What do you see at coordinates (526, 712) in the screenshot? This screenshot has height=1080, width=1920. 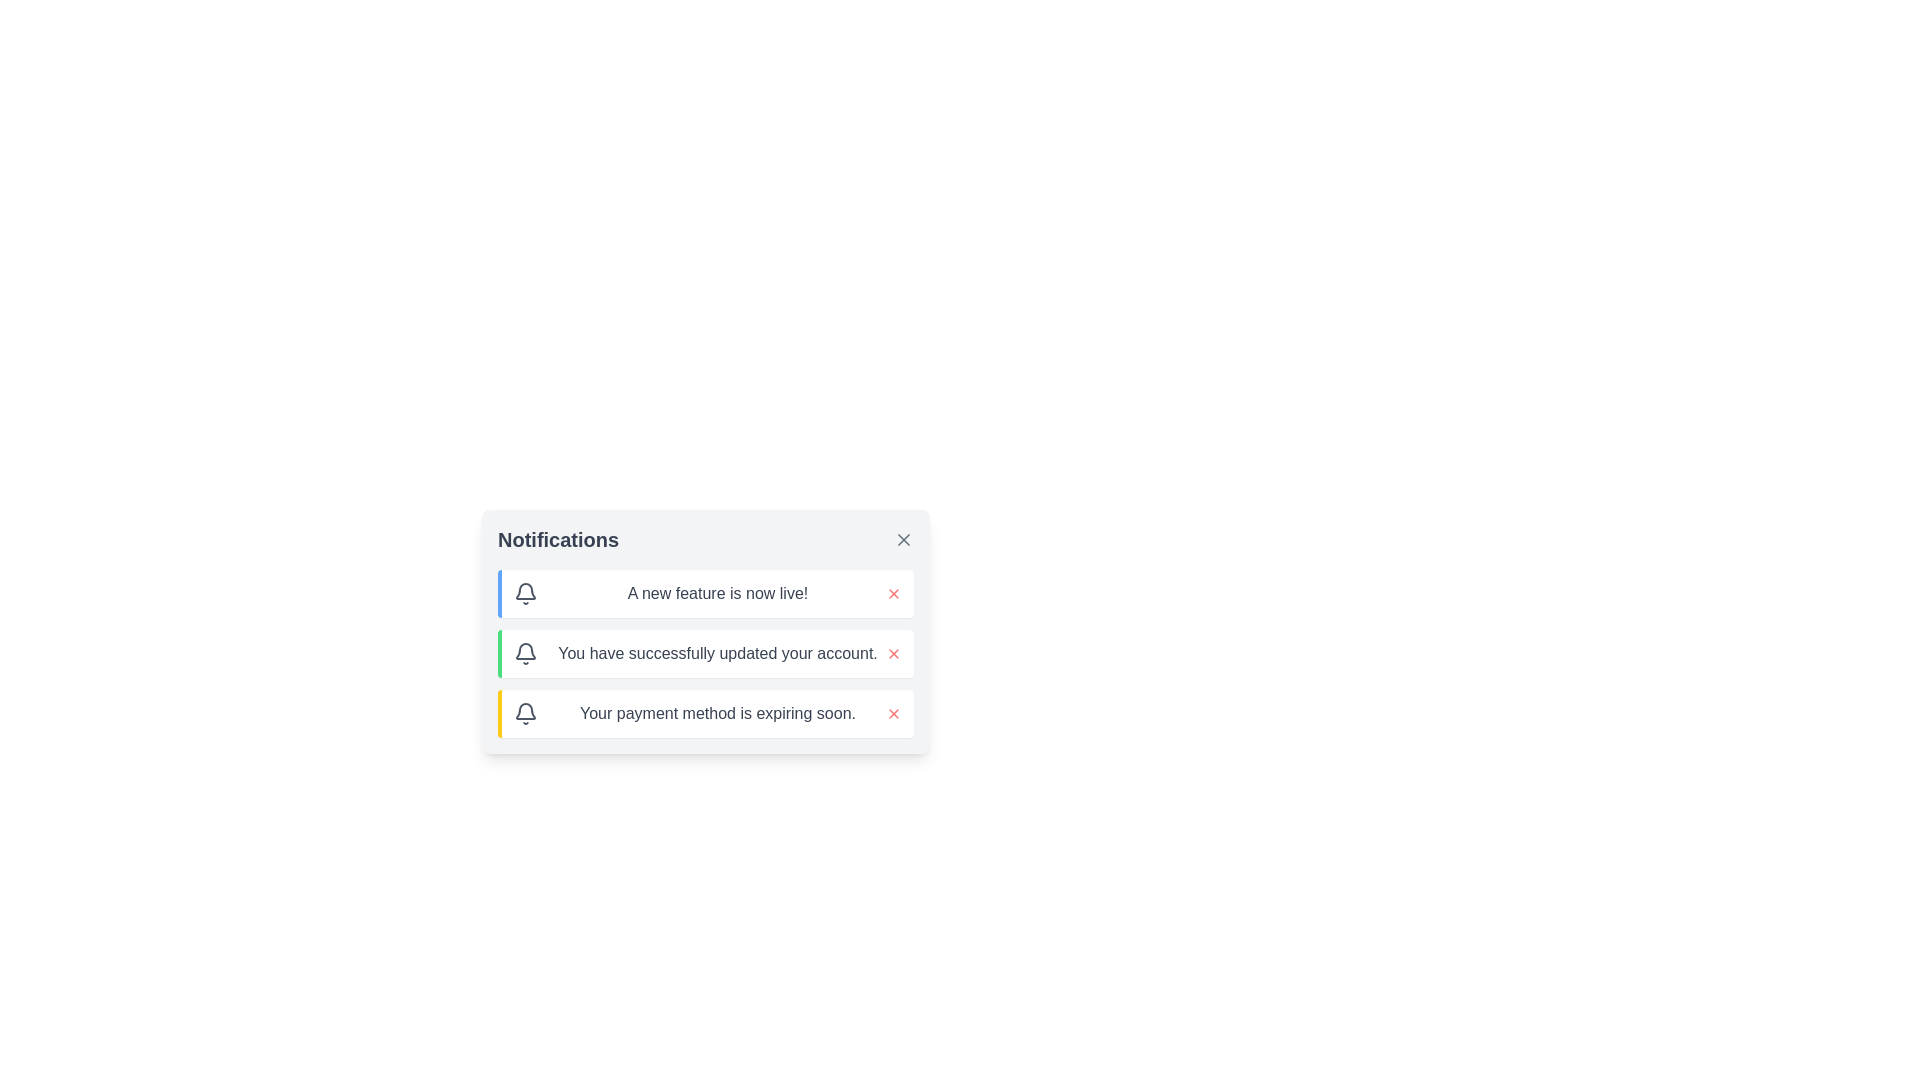 I see `the gray outlined bell icon for notifications located to the left of the text 'Your payment method is expiring soon.'` at bounding box center [526, 712].